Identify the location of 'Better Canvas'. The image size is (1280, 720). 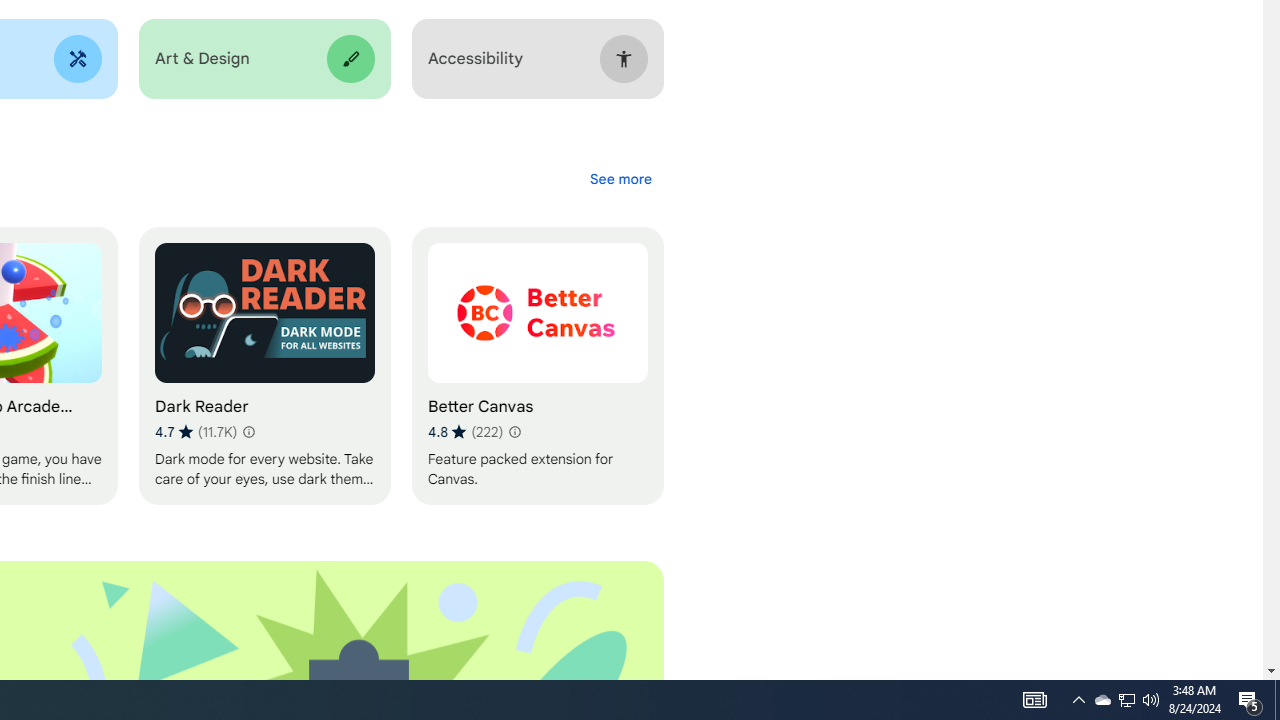
(537, 366).